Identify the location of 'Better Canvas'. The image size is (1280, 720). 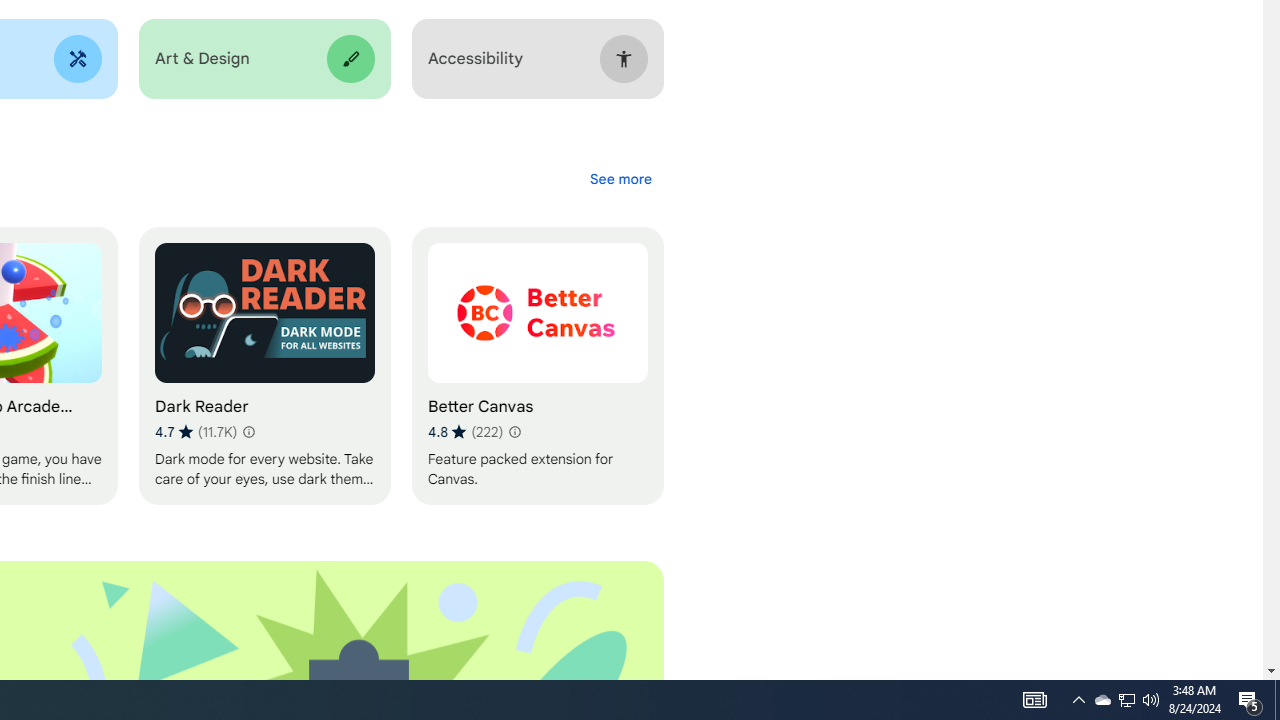
(537, 366).